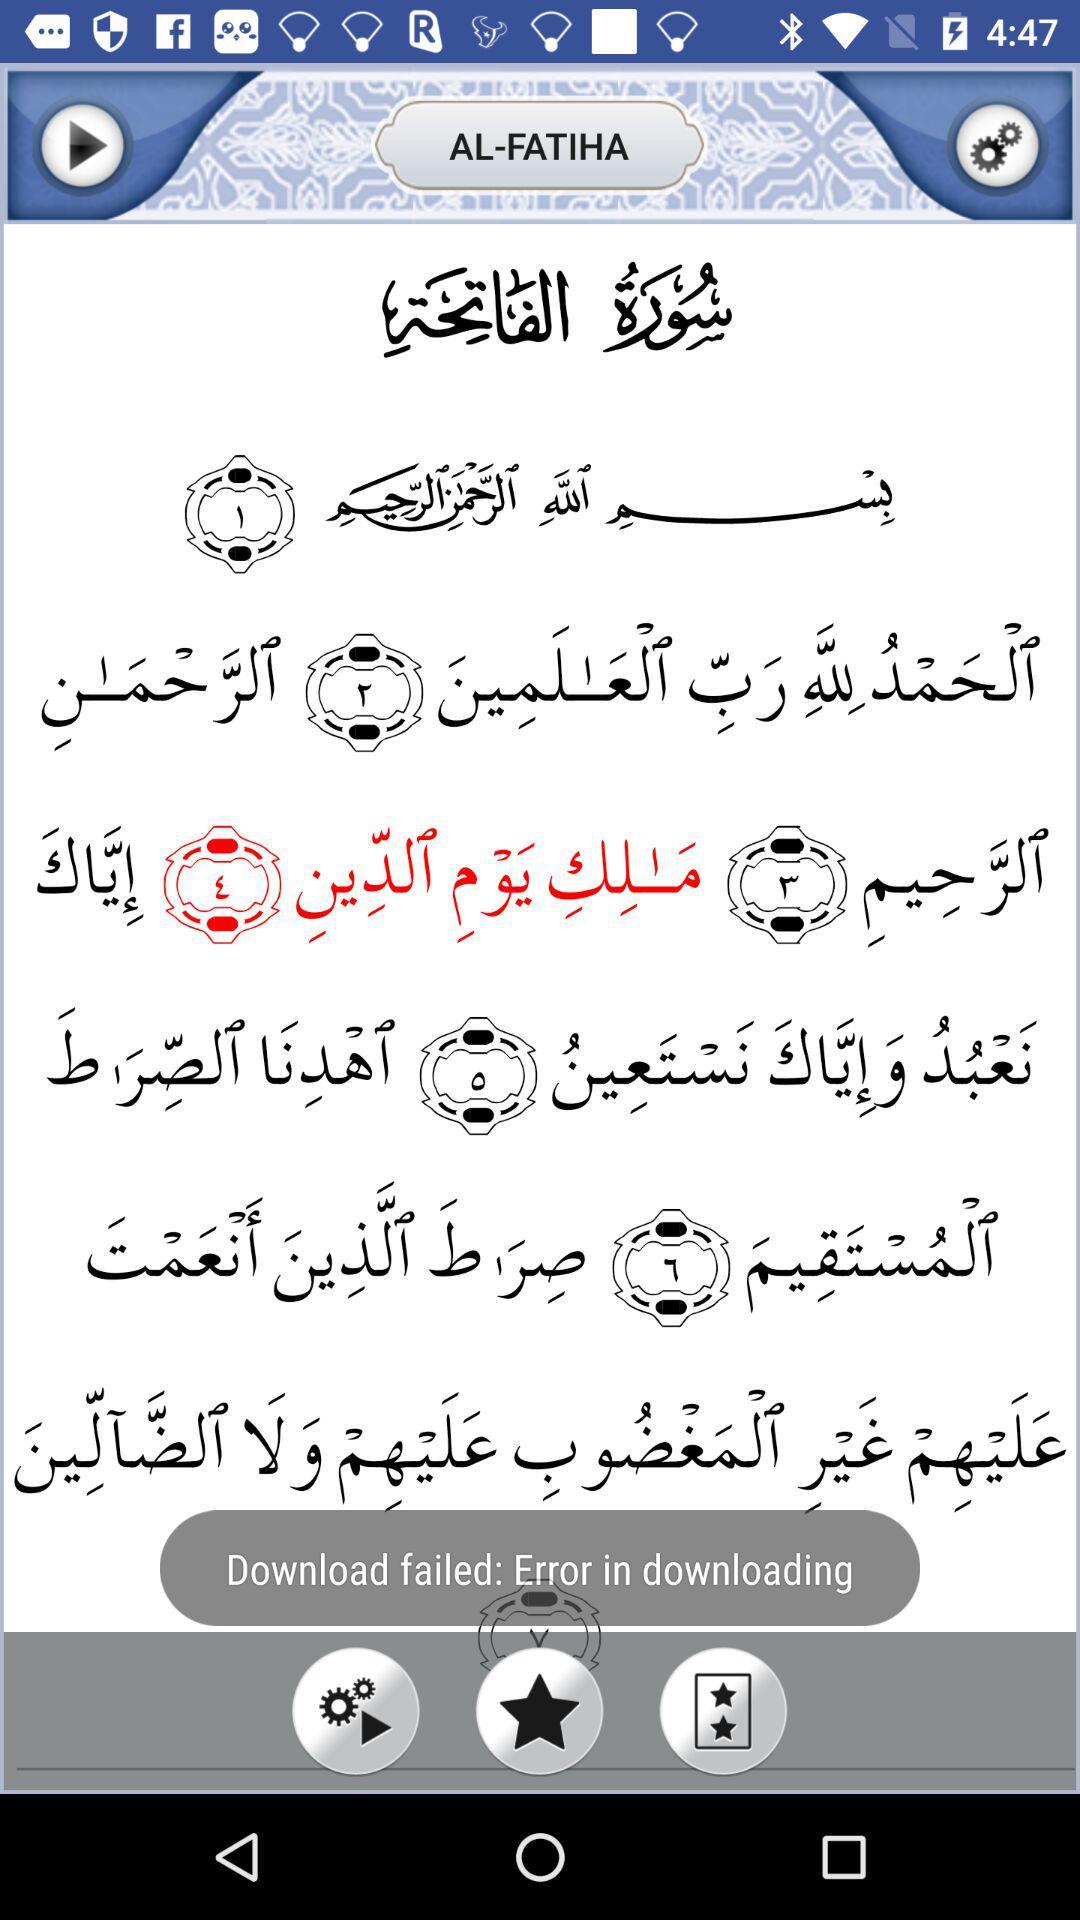 The image size is (1080, 1920). I want to click on next, so click(81, 144).